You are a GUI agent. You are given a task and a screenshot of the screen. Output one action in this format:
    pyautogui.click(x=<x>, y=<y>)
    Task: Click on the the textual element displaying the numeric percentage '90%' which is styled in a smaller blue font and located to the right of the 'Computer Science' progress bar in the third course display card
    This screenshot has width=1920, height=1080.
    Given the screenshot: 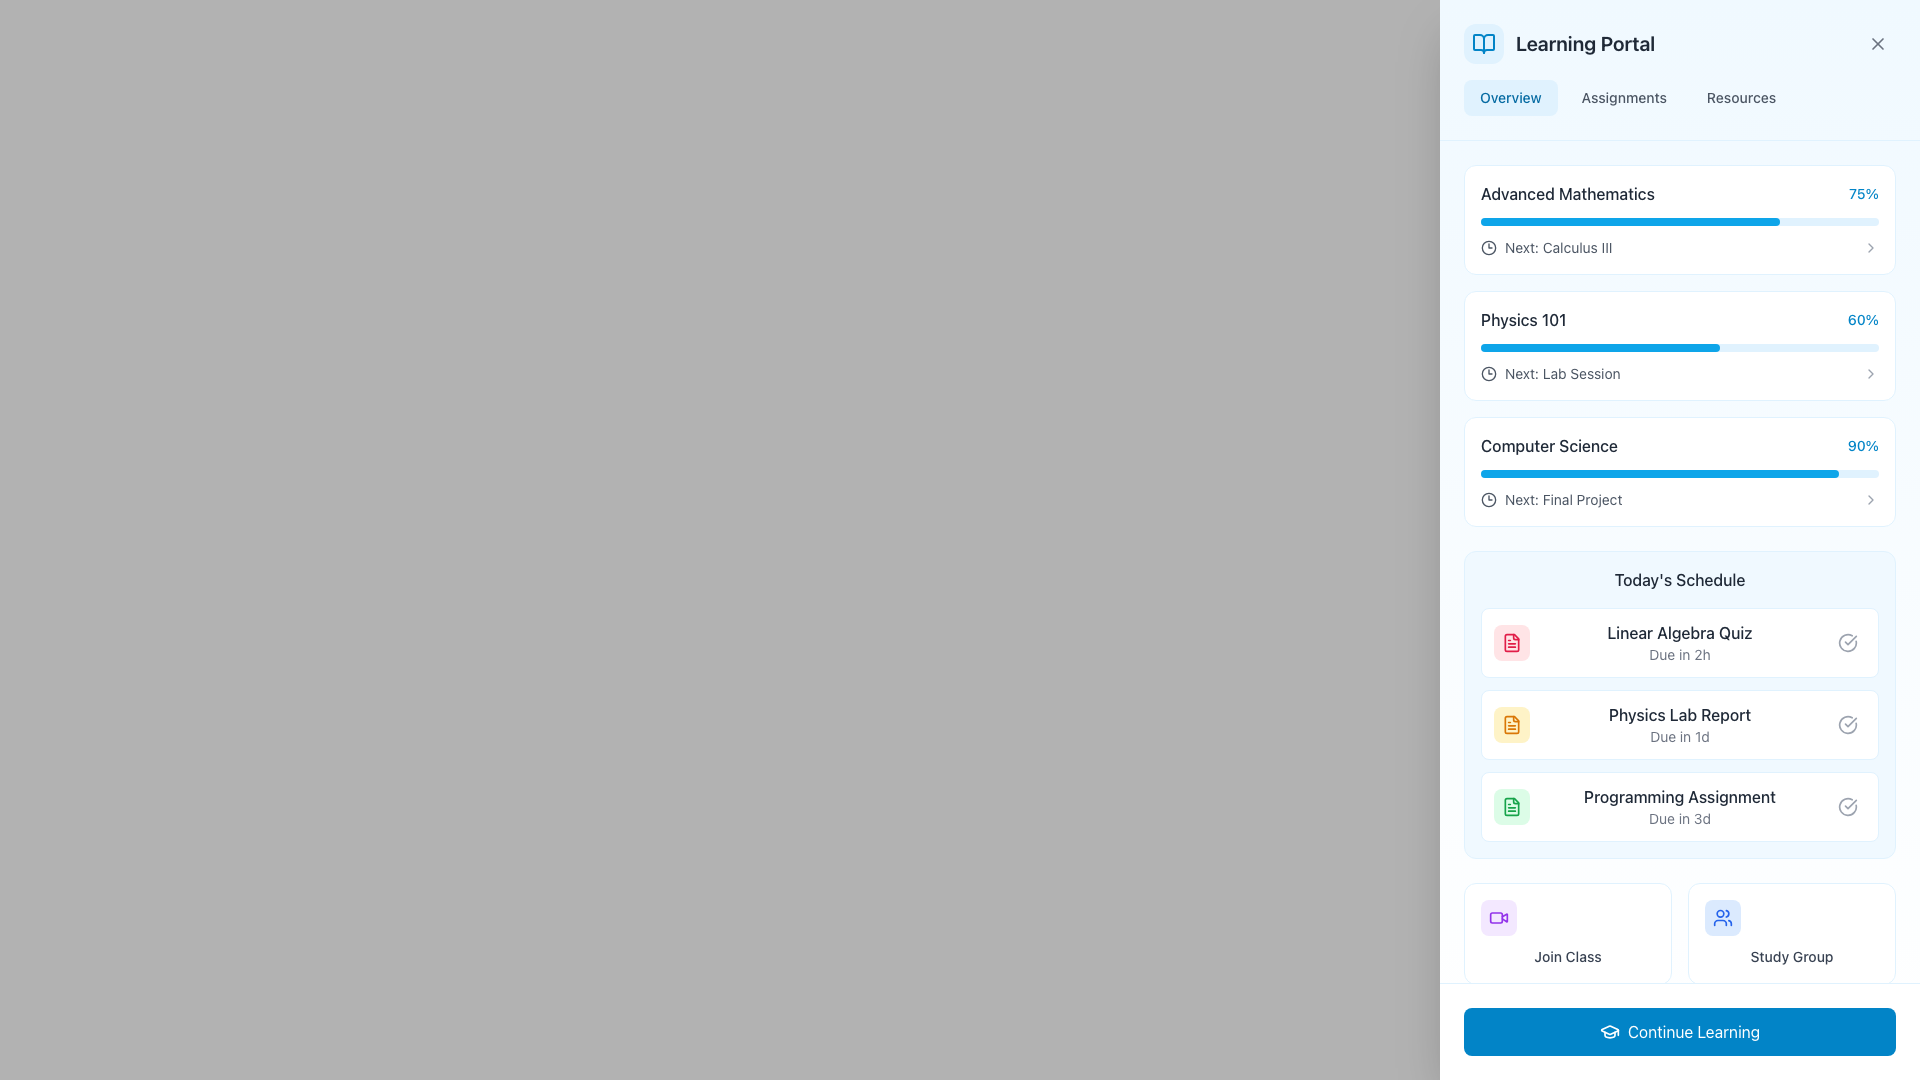 What is the action you would take?
    pyautogui.click(x=1862, y=445)
    